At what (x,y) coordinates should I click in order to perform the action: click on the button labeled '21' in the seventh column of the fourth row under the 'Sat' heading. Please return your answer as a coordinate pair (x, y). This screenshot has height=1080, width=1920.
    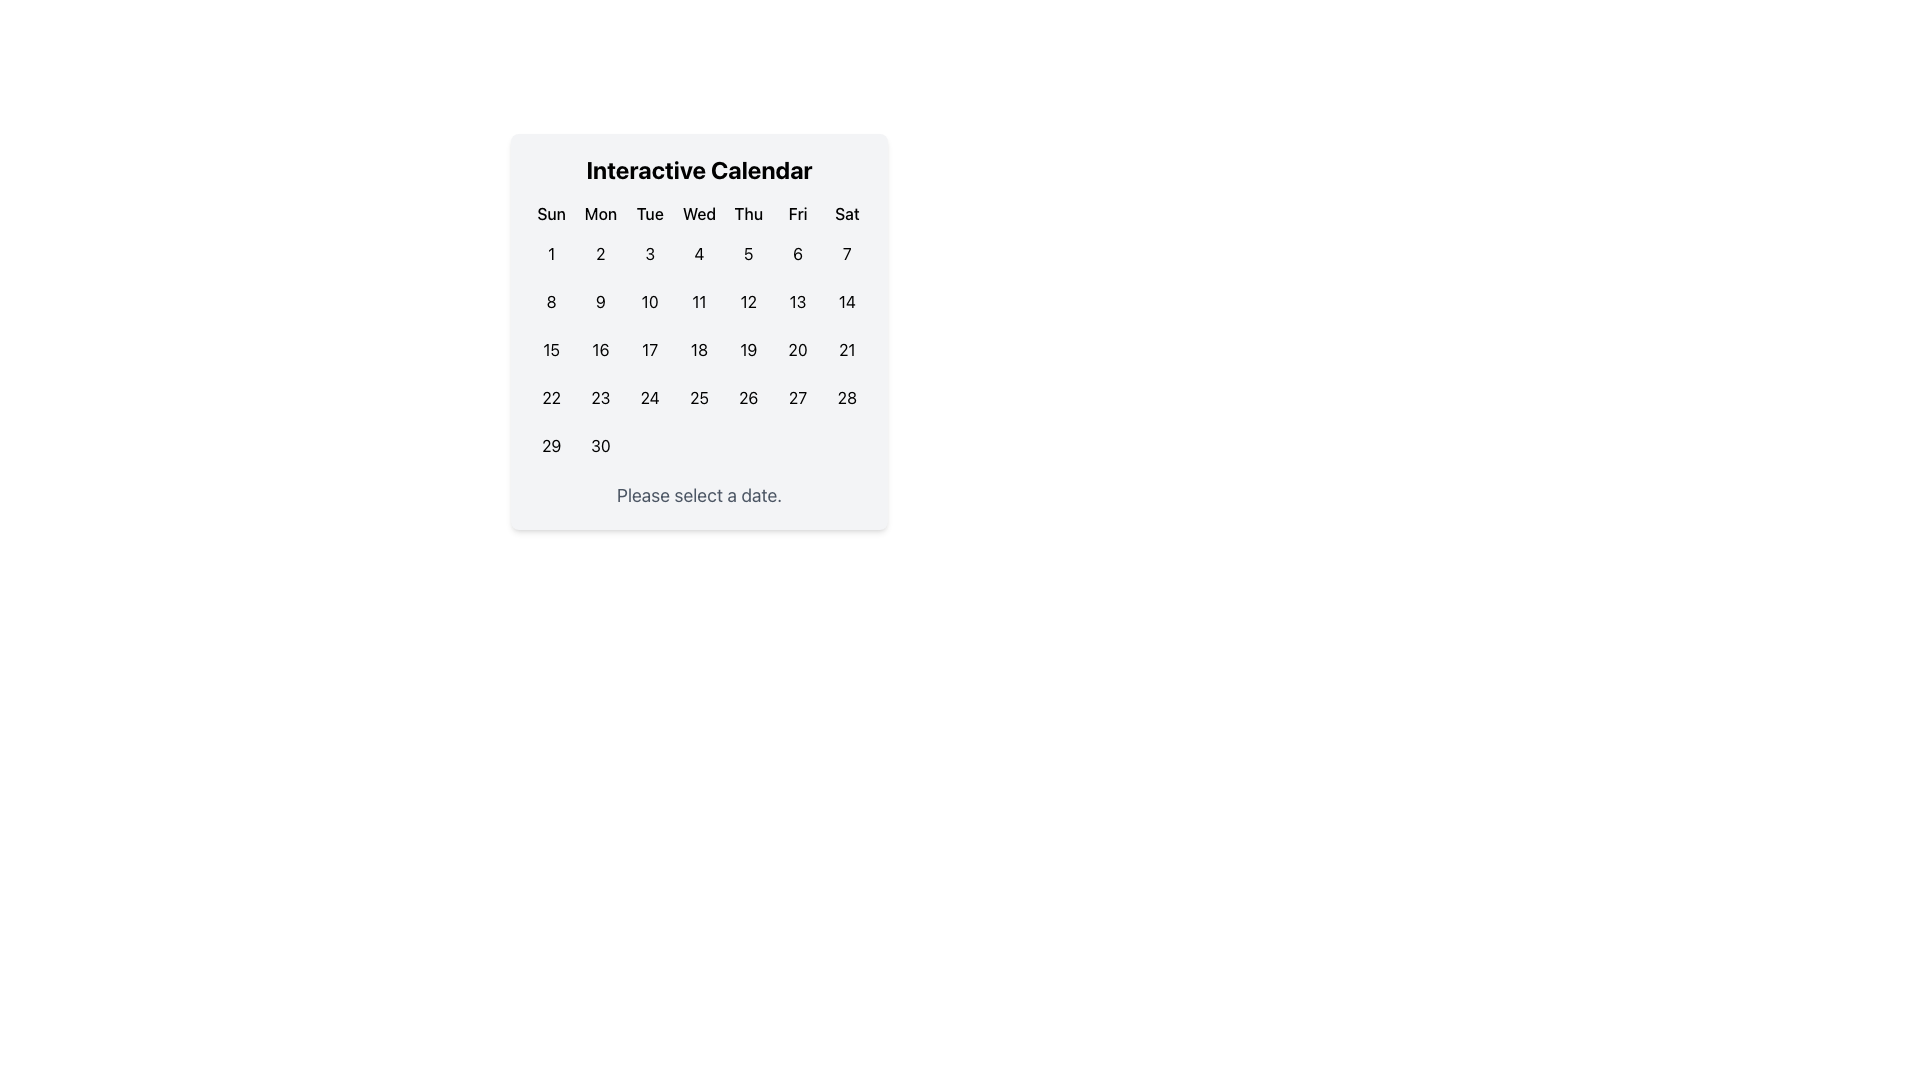
    Looking at the image, I should click on (847, 349).